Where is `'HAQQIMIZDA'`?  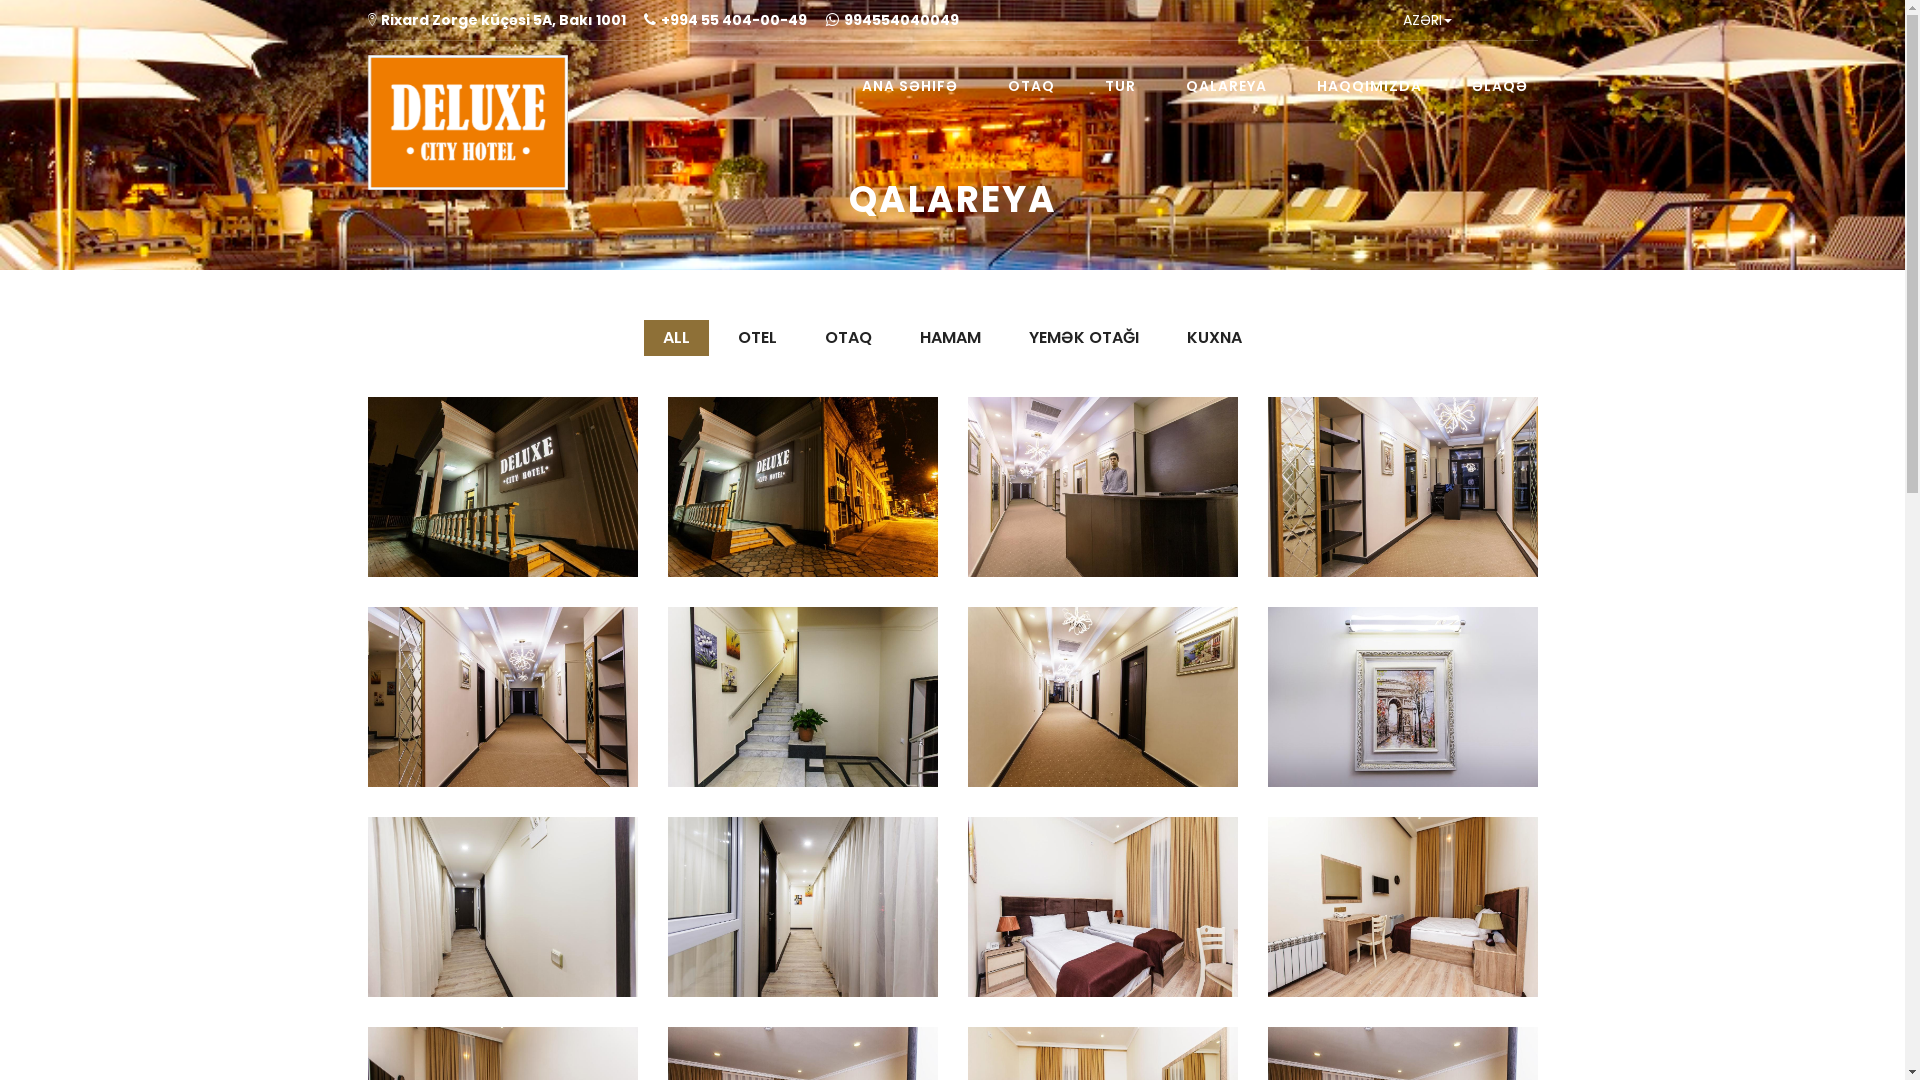 'HAQQIMIZDA' is located at coordinates (1367, 84).